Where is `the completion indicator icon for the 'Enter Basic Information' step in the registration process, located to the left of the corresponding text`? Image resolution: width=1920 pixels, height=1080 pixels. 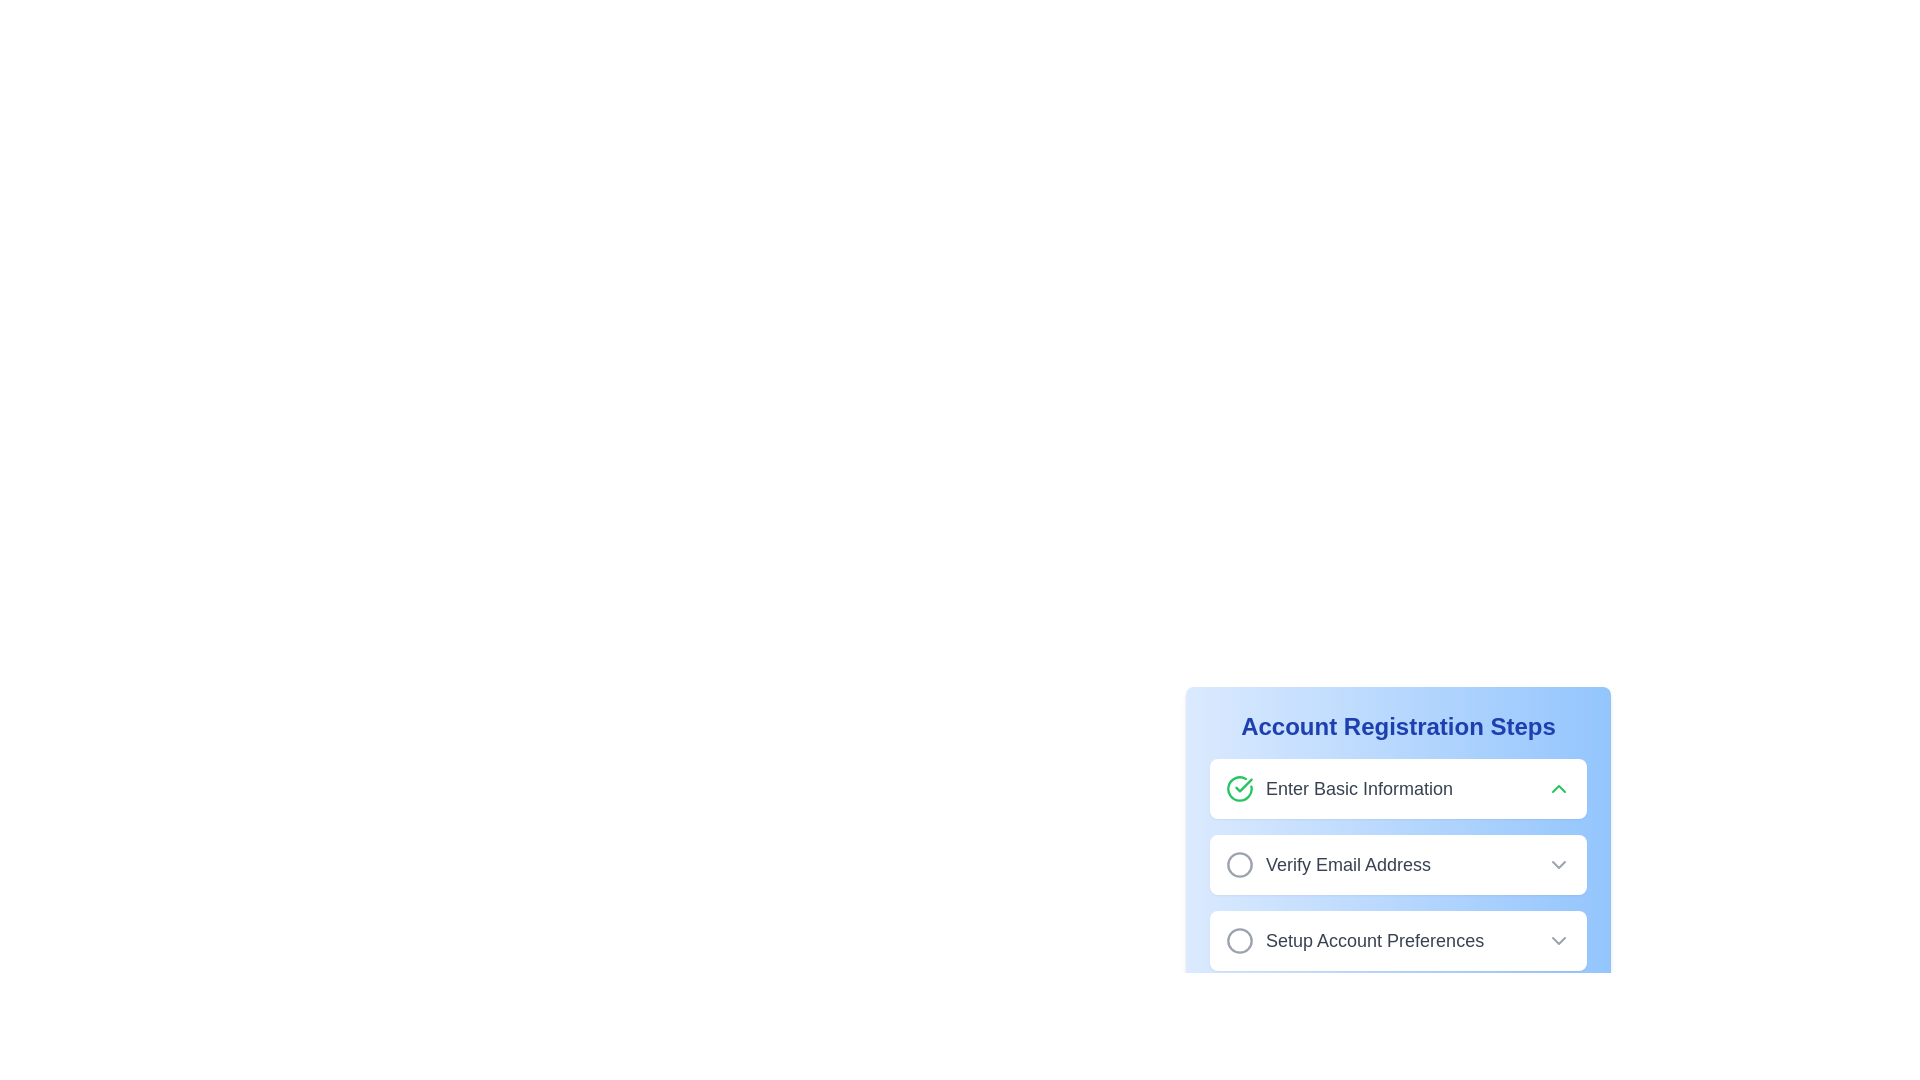
the completion indicator icon for the 'Enter Basic Information' step in the registration process, located to the left of the corresponding text is located at coordinates (1238, 788).